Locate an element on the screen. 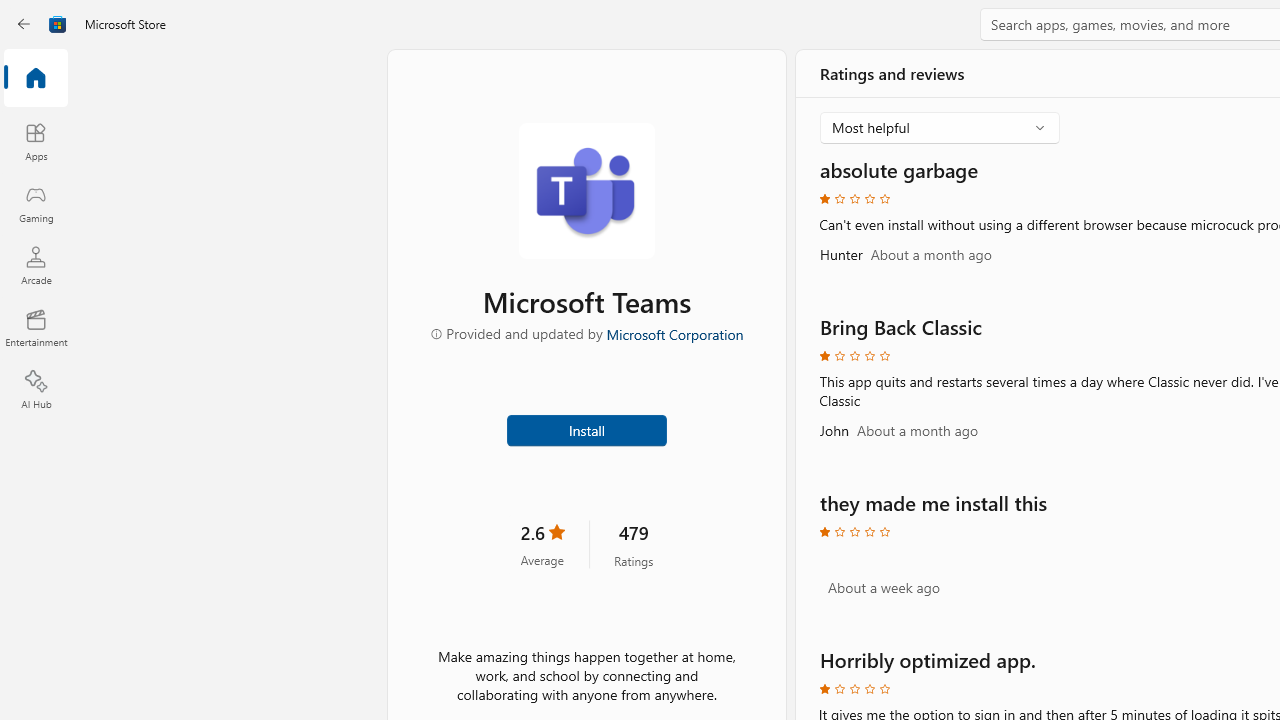  'Arcade' is located at coordinates (35, 264).